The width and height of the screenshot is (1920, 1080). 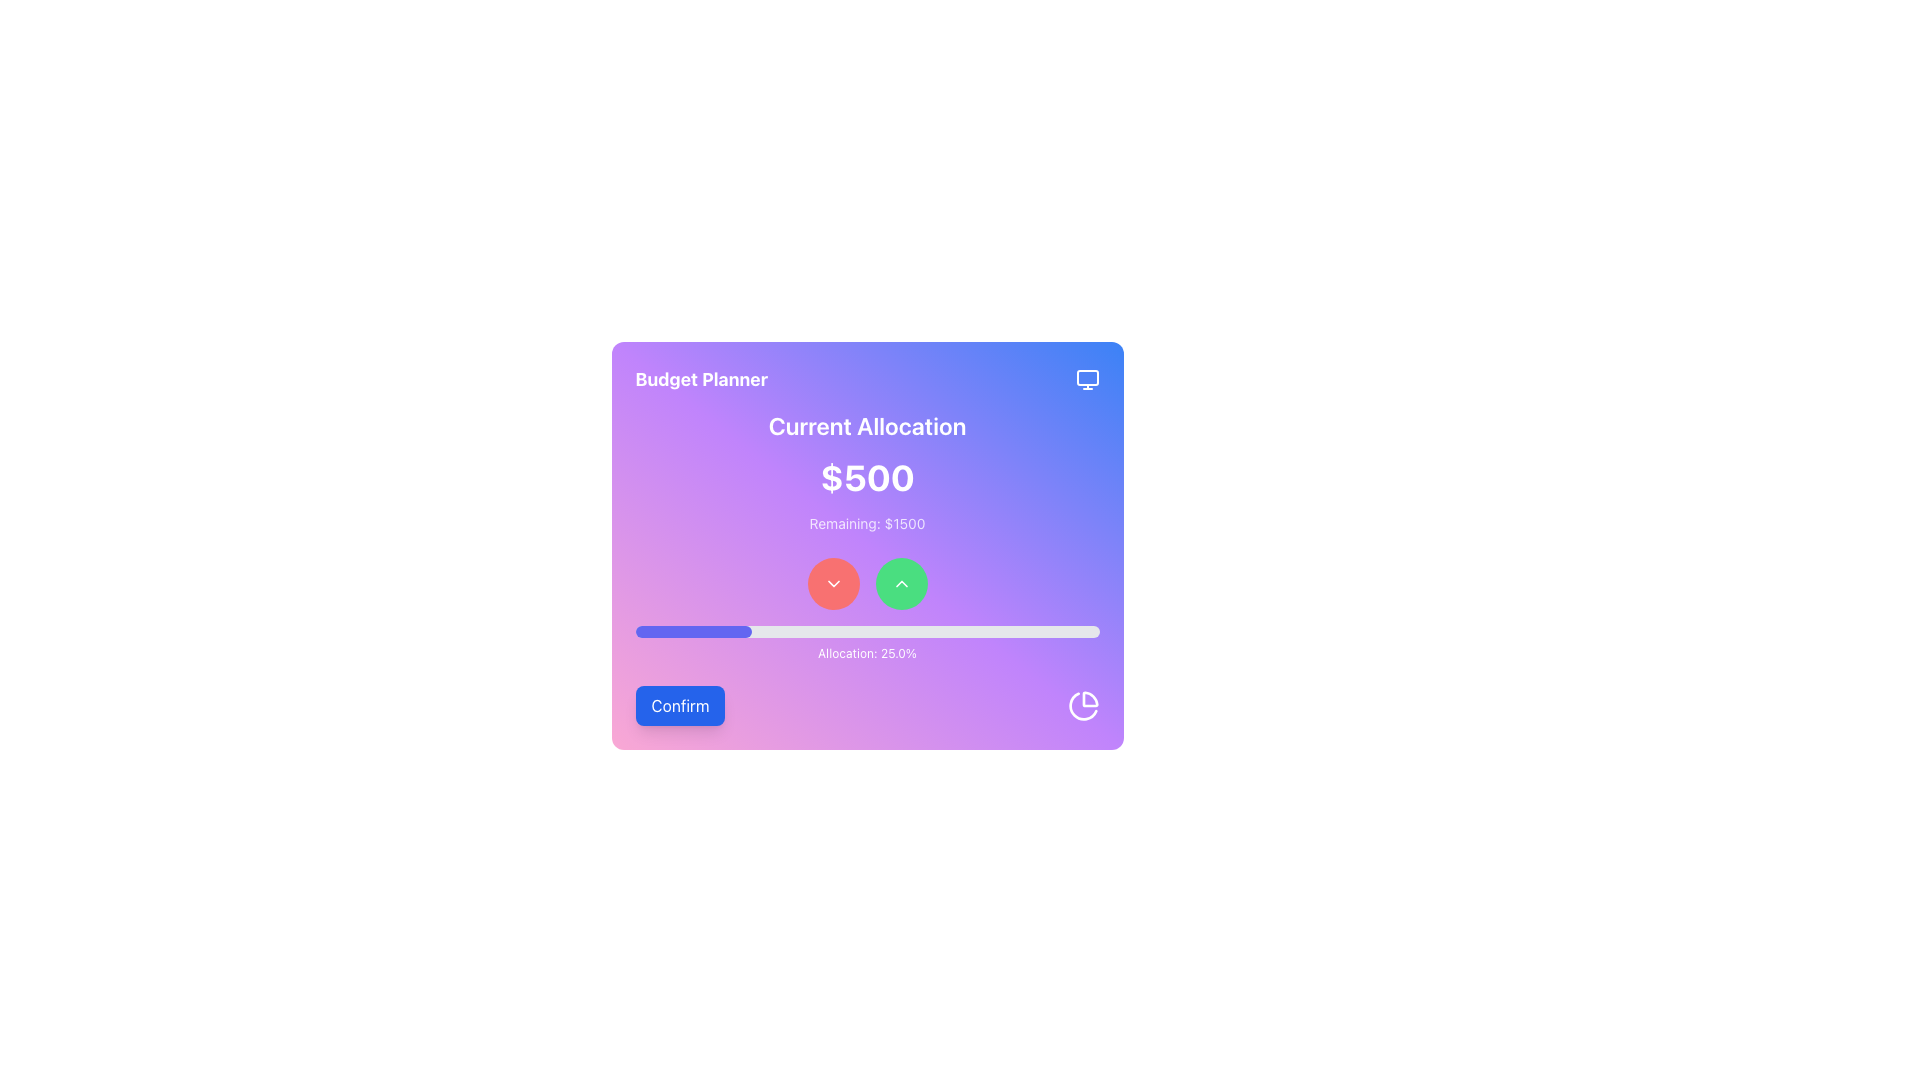 I want to click on the downward-pointing arrow icon inside the circular button, so click(x=833, y=583).